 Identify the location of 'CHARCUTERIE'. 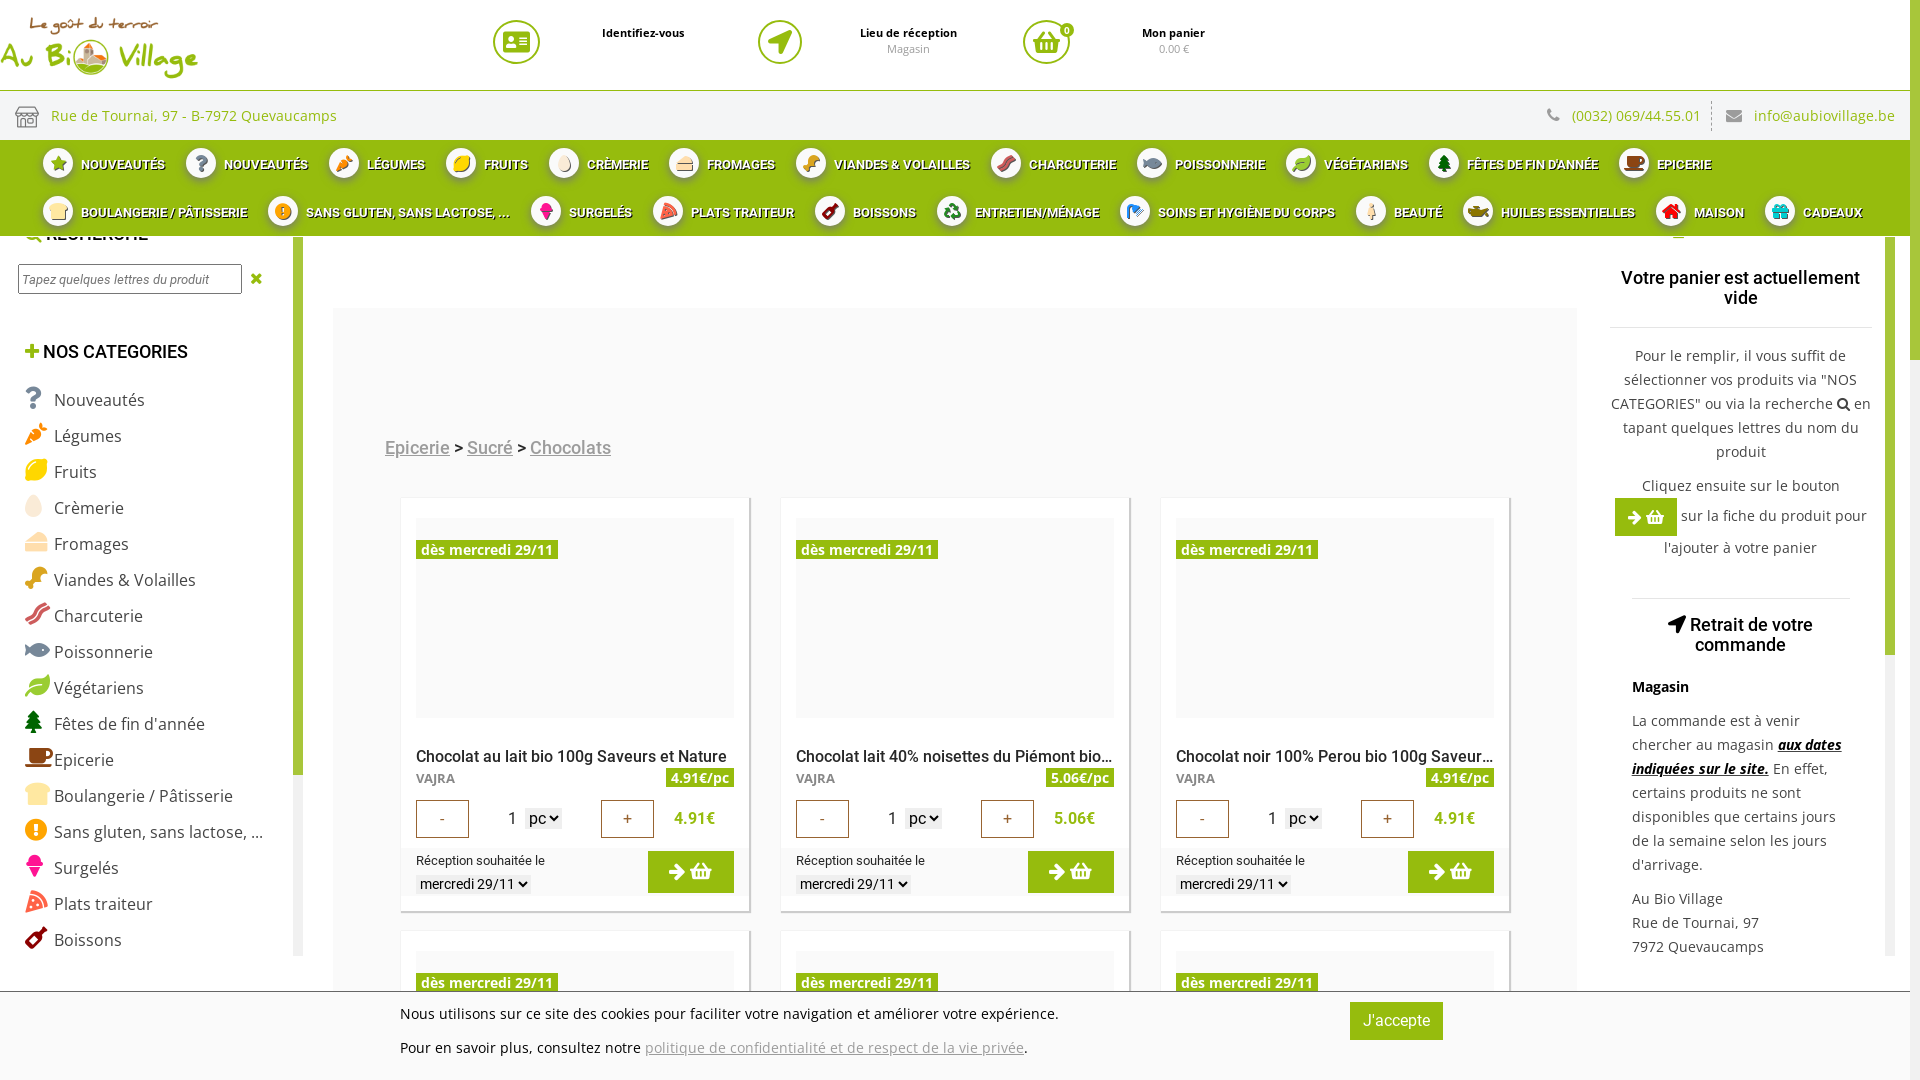
(1050, 157).